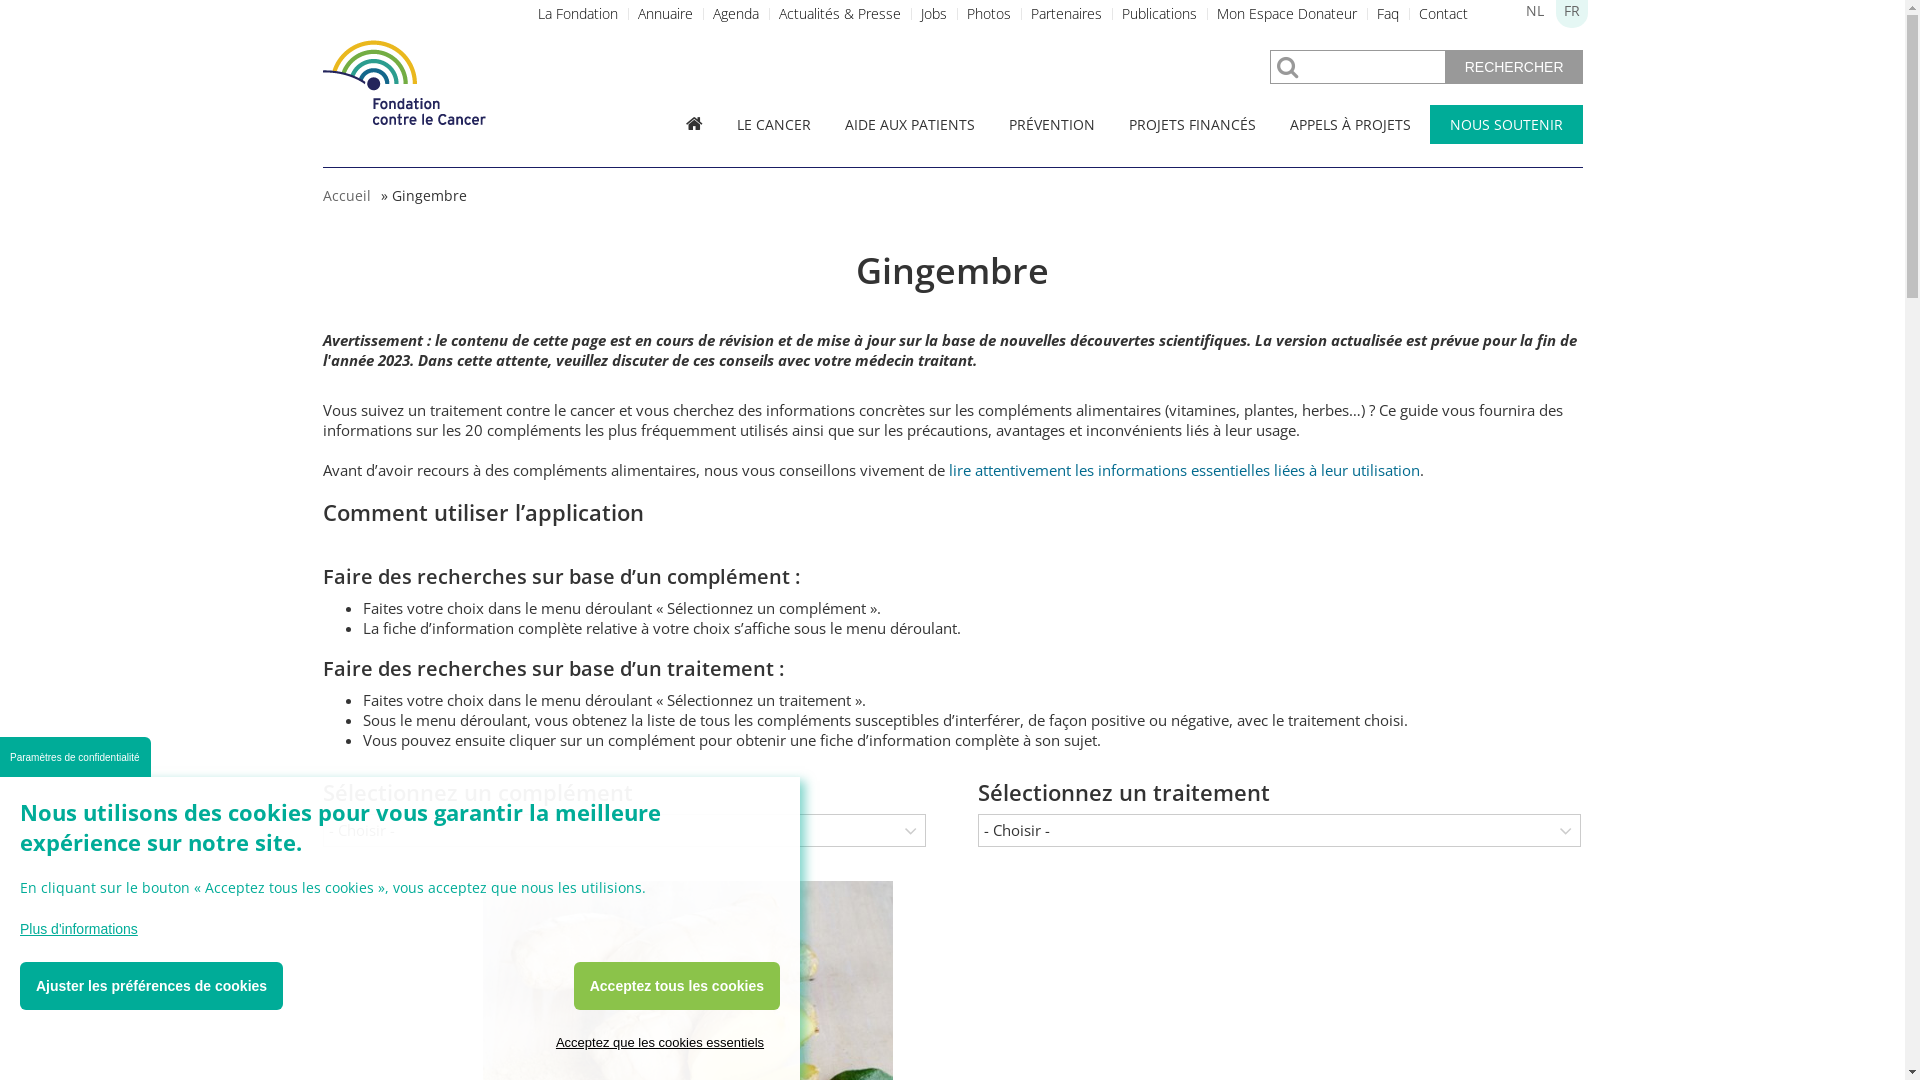  I want to click on 'Acceptez que les cookies essentiels', so click(660, 1041).